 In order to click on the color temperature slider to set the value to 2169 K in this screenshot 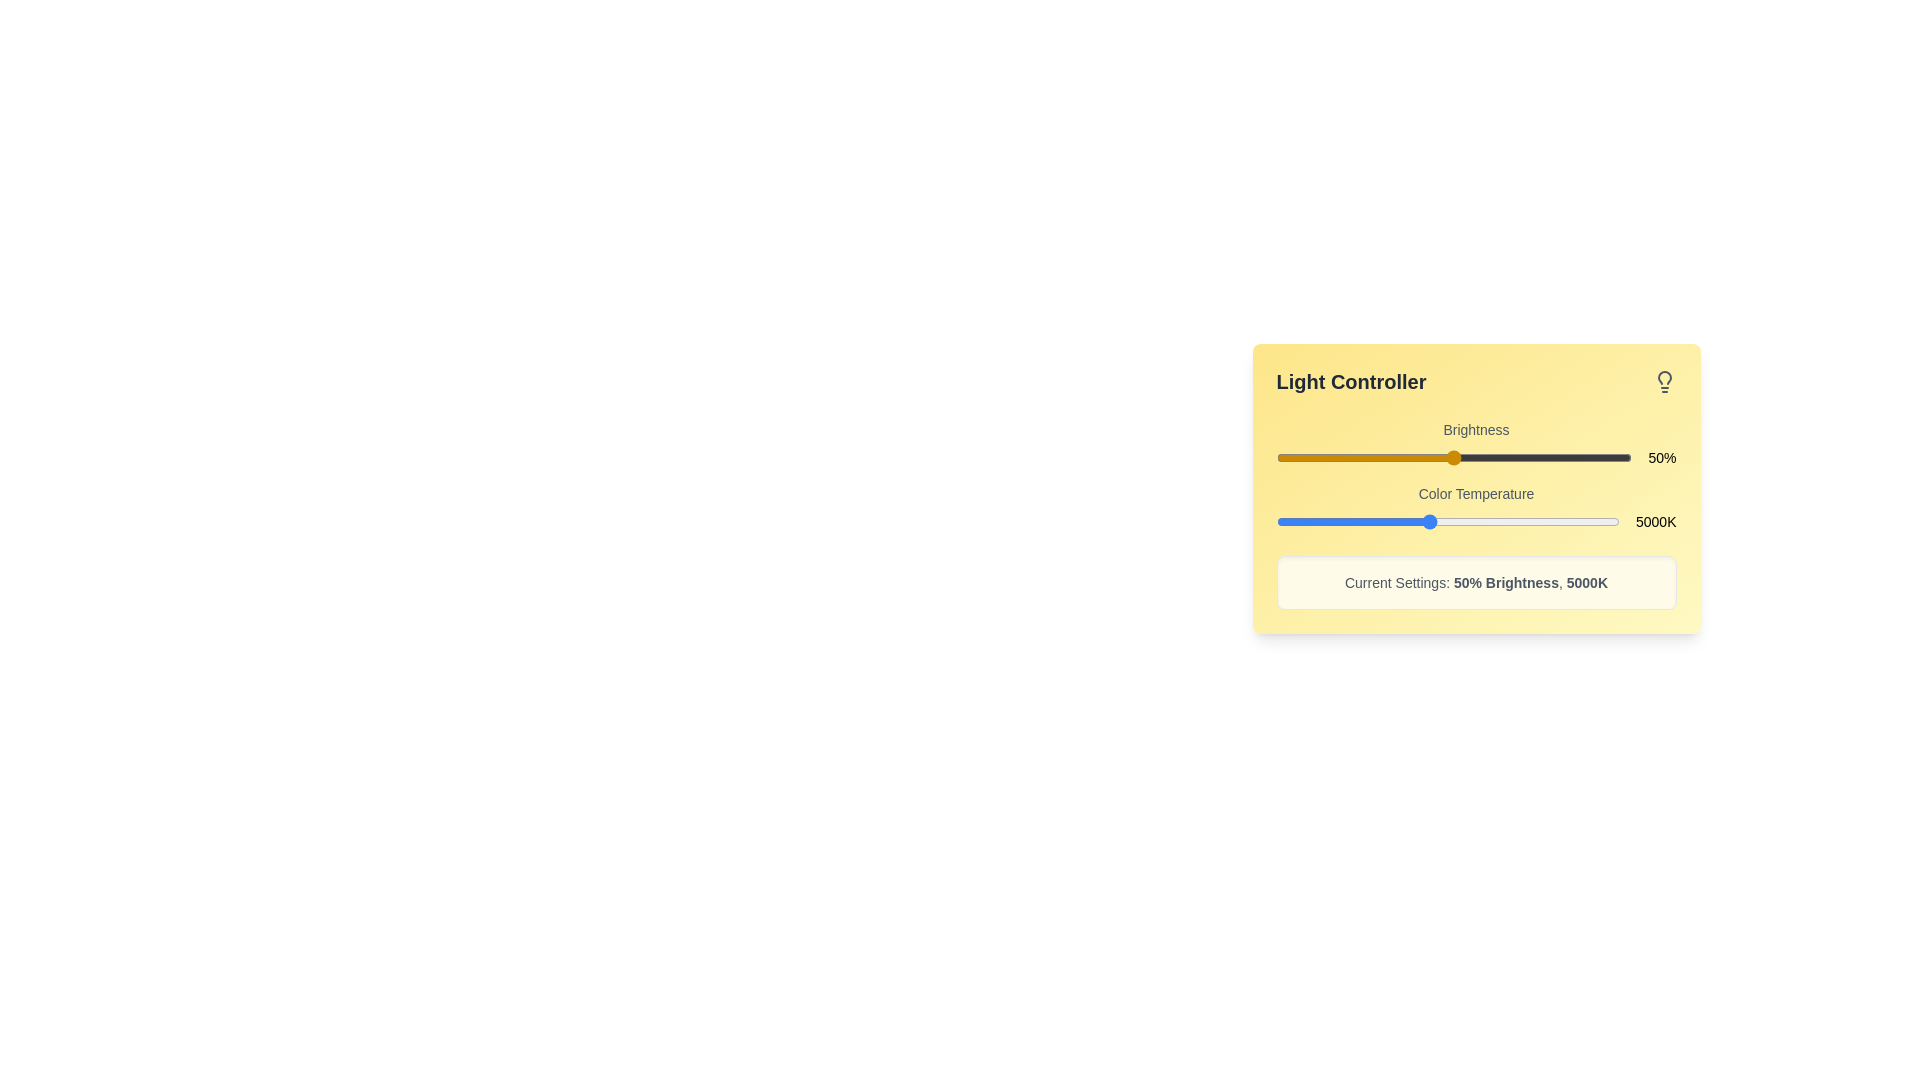, I will do `click(1321, 520)`.